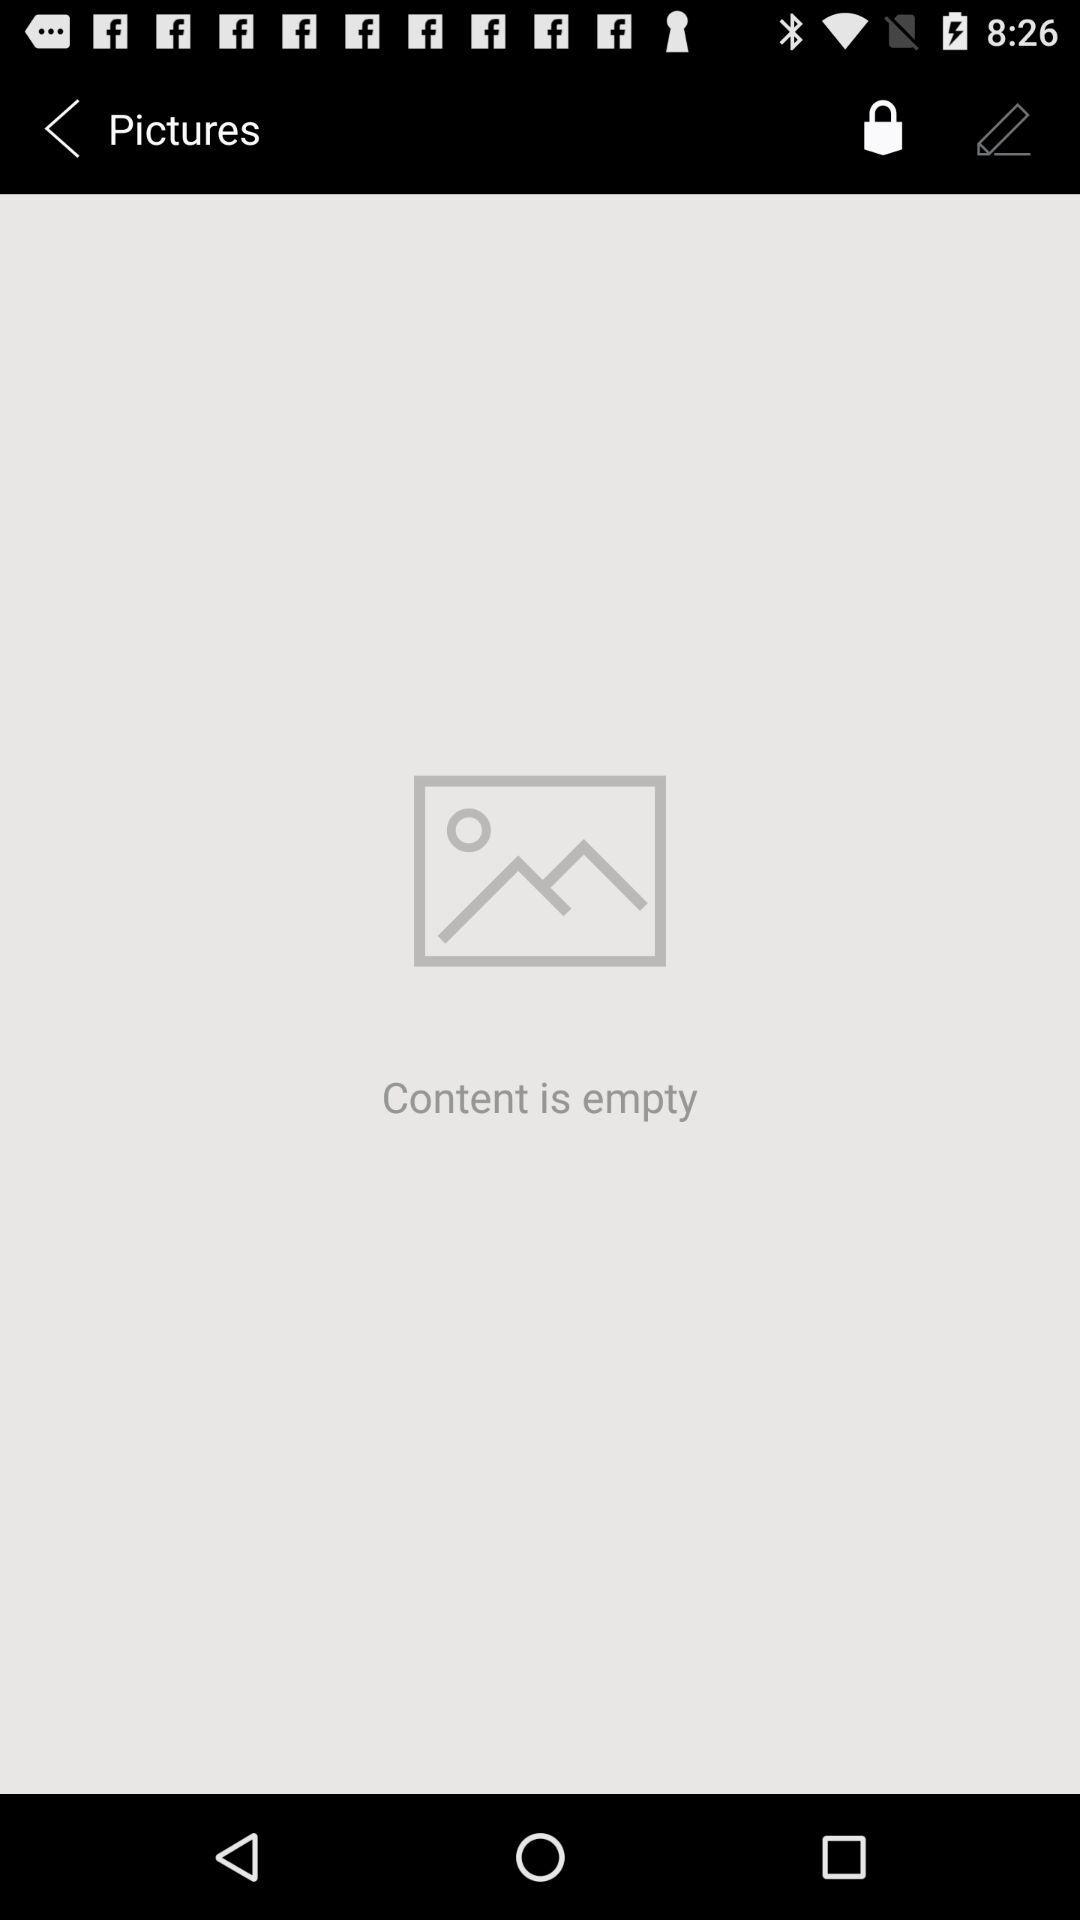  What do you see at coordinates (882, 136) in the screenshot?
I see `the lock icon` at bounding box center [882, 136].